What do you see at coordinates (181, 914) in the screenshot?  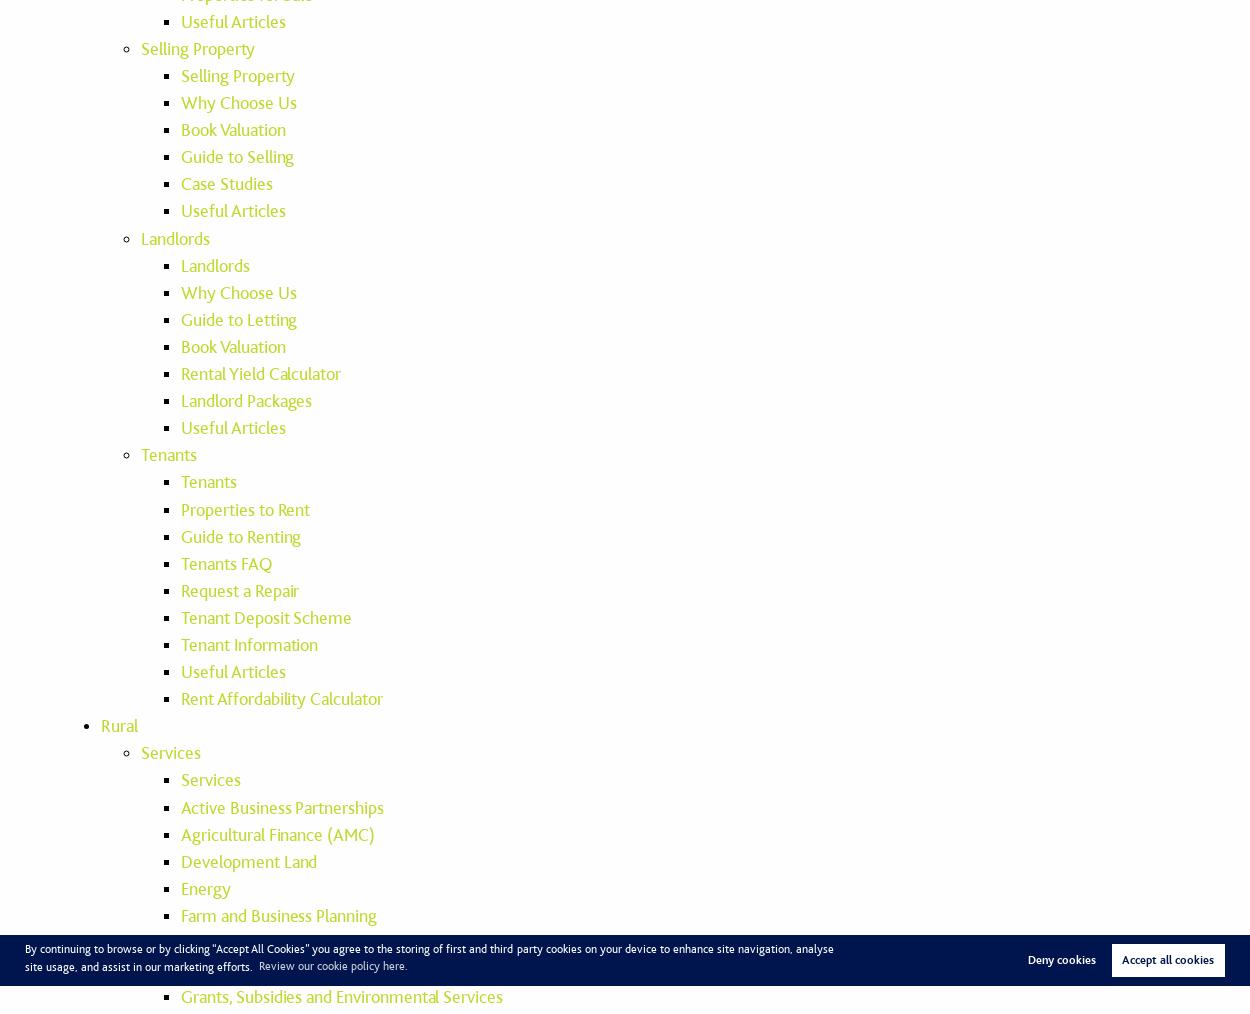 I see `'Farm and Business Planning'` at bounding box center [181, 914].